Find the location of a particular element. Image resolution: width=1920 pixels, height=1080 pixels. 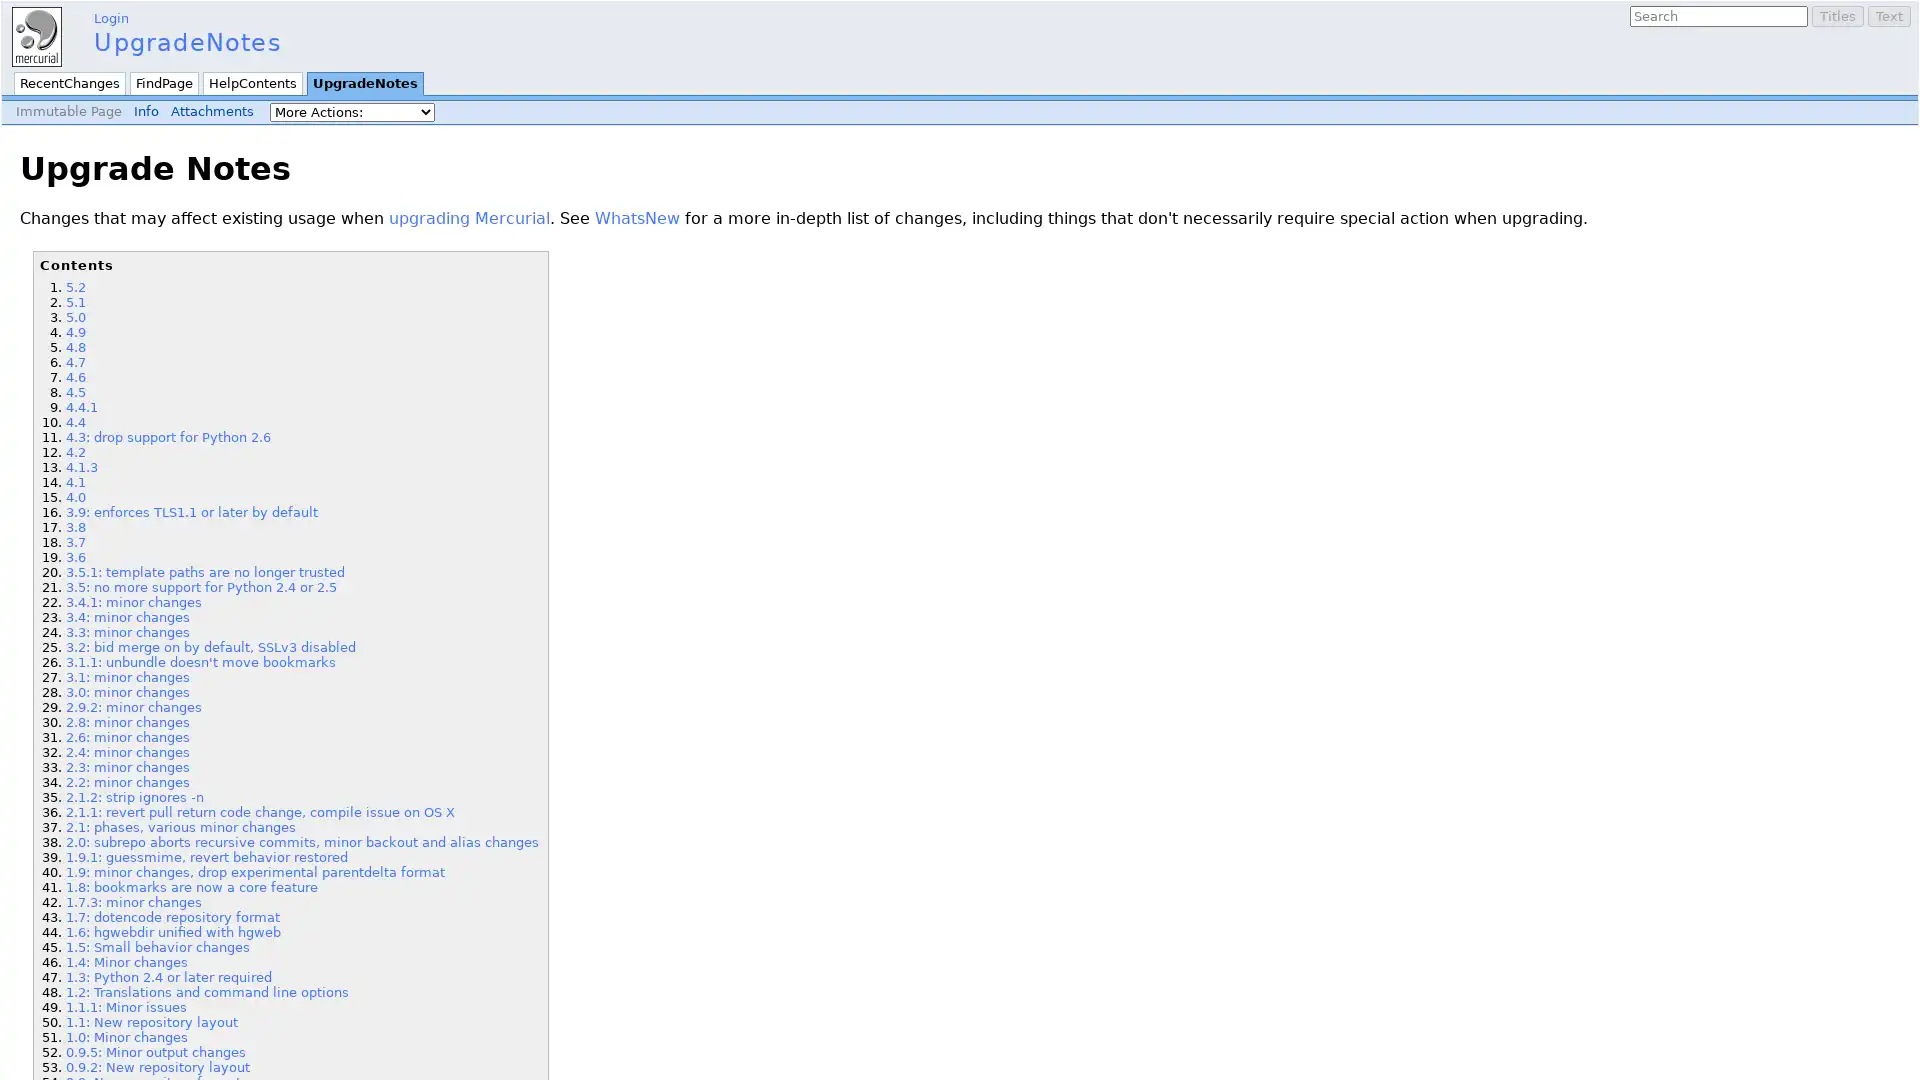

Titles is located at coordinates (1838, 16).